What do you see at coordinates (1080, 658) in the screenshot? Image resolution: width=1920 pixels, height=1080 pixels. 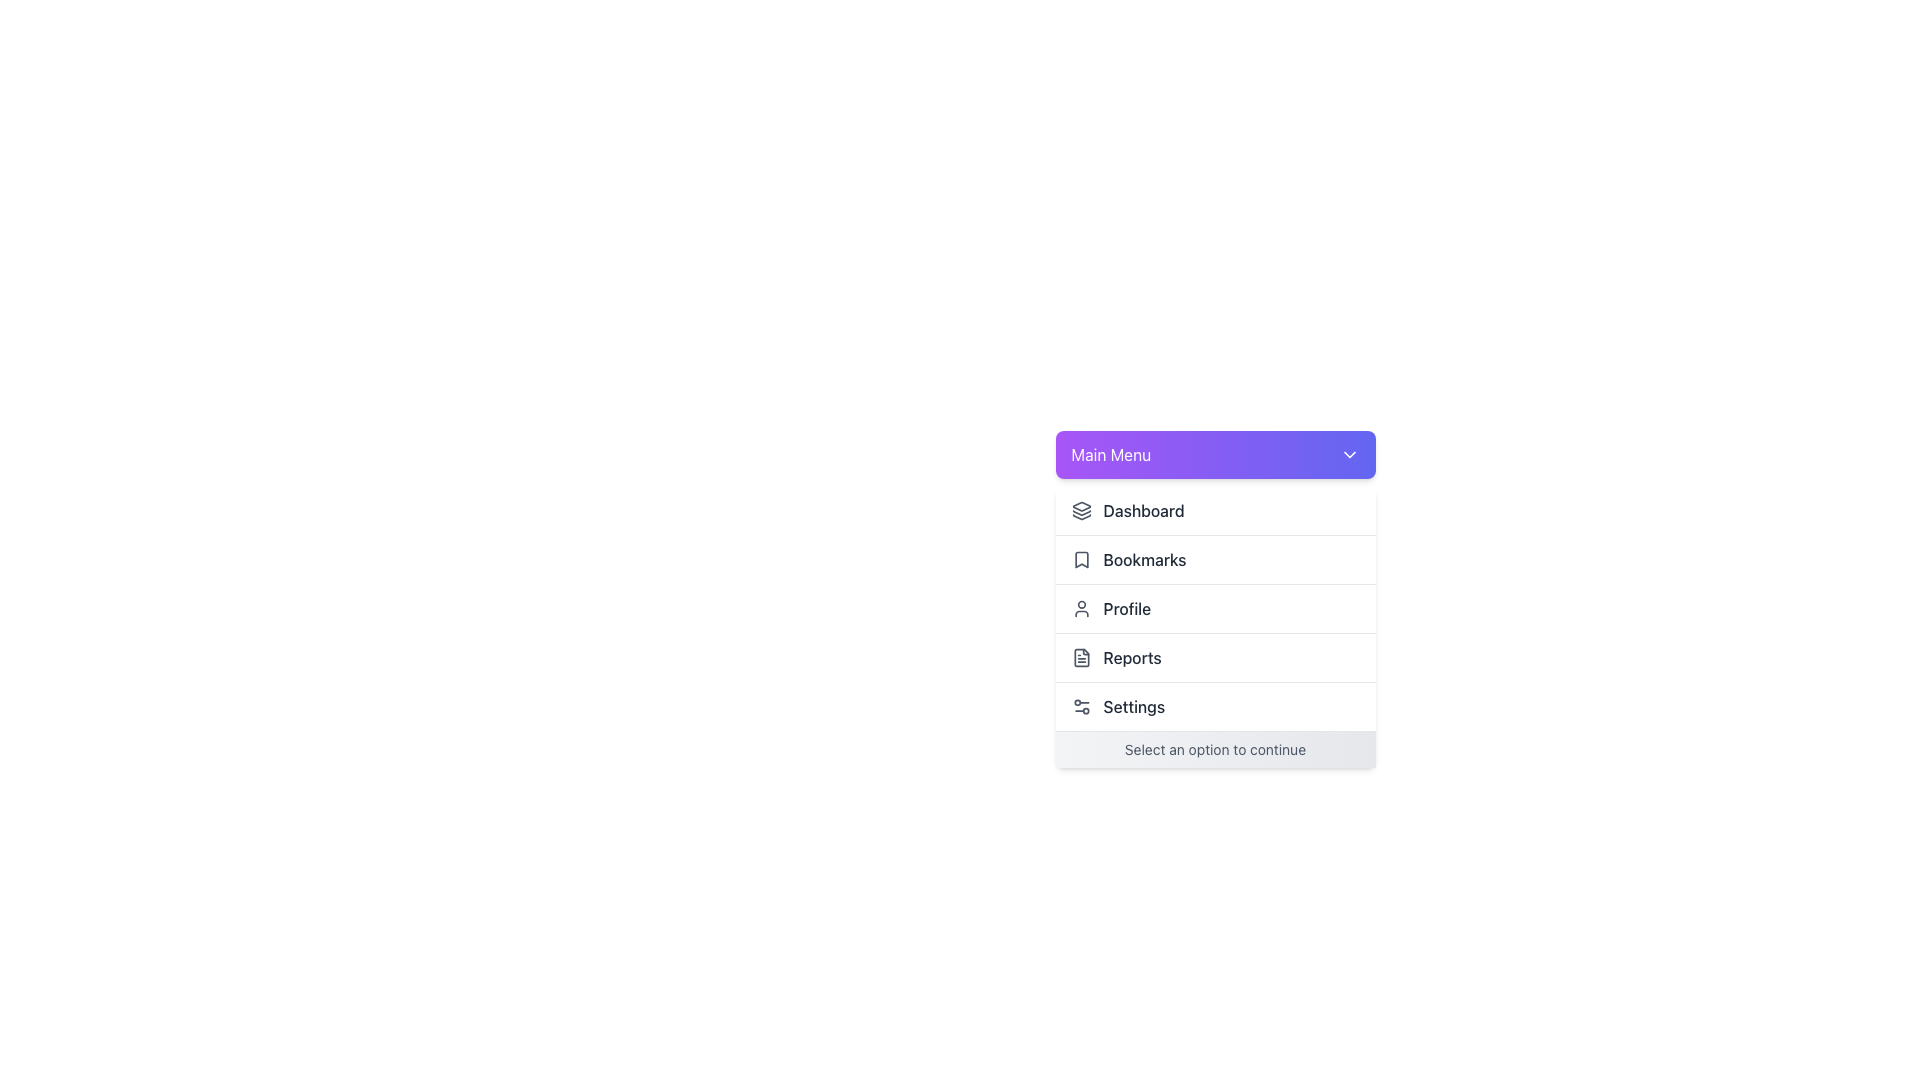 I see `the gray document icon next to the 'Reports' label in the fourth position of the Main Menu` at bounding box center [1080, 658].